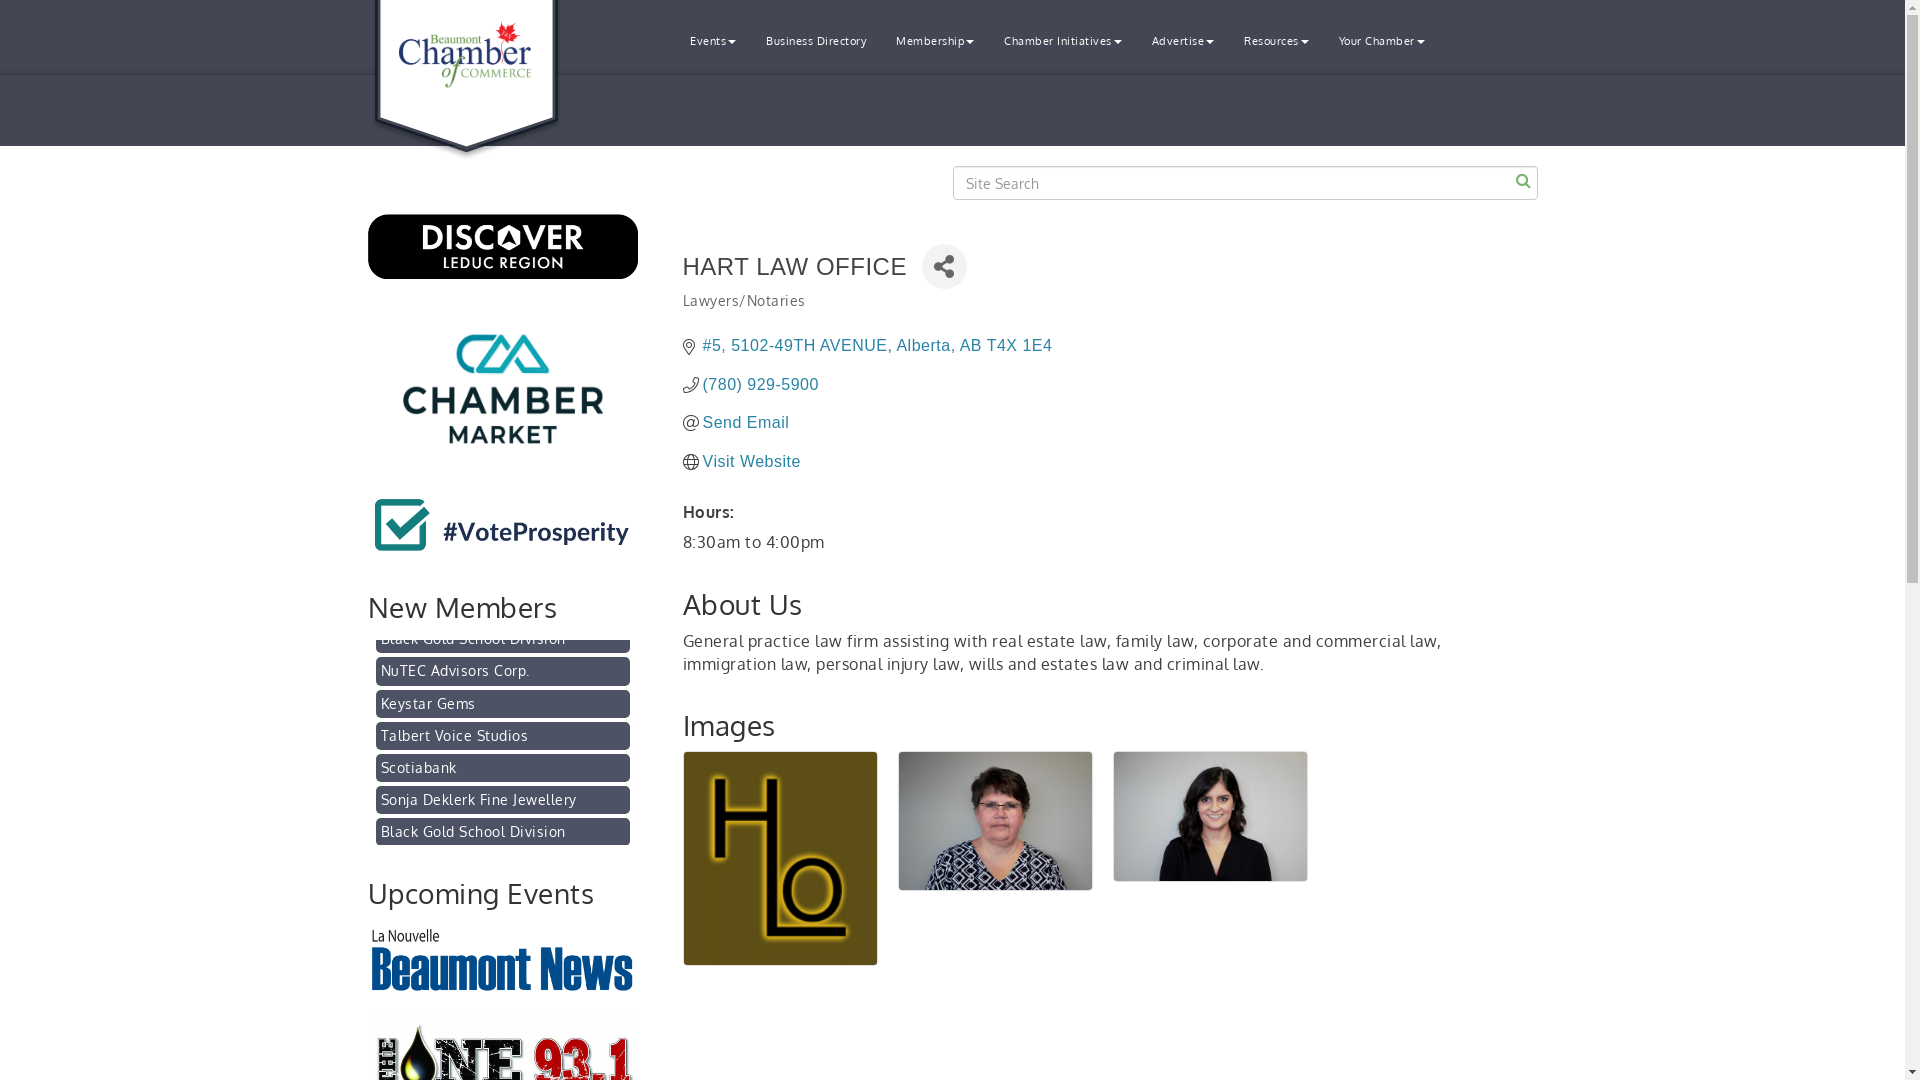 Image resolution: width=1920 pixels, height=1080 pixels. I want to click on 'Events', so click(713, 41).